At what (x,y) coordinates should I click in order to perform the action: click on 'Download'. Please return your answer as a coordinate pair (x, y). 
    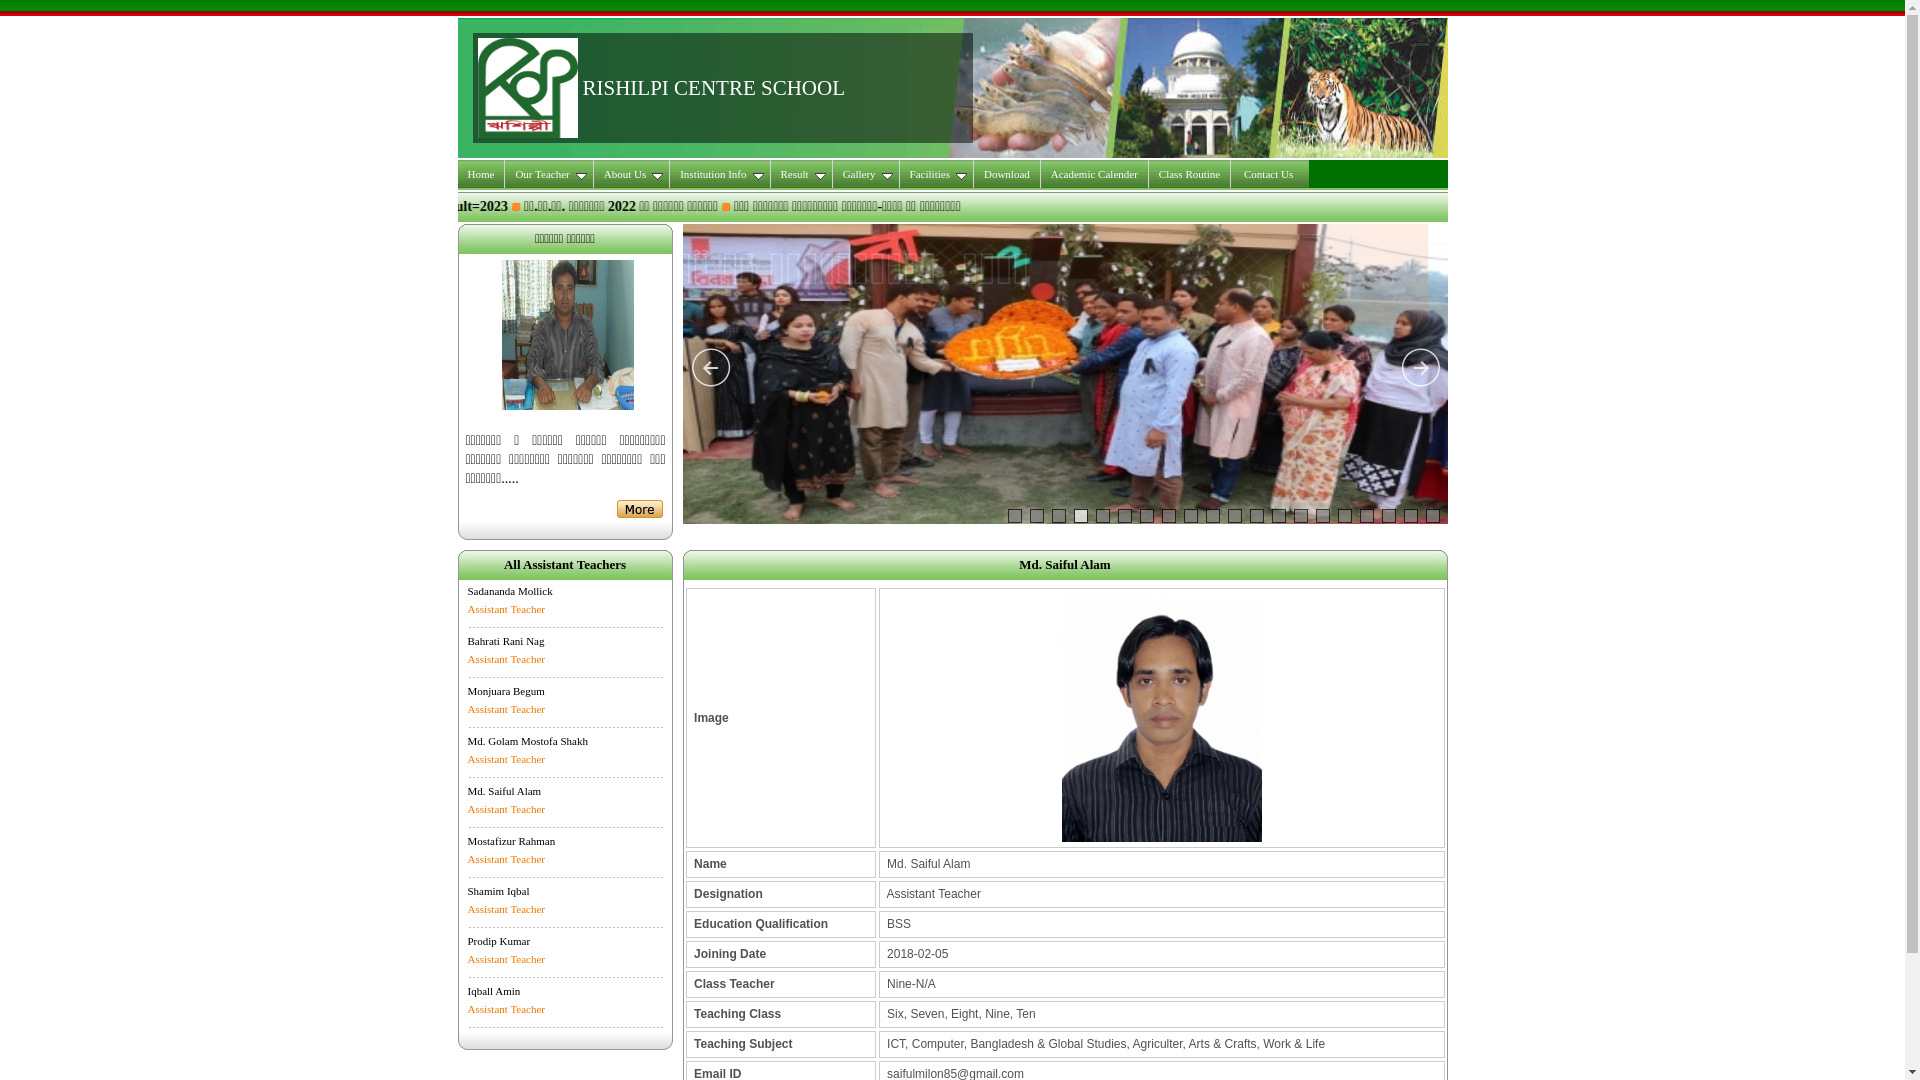
    Looking at the image, I should click on (1007, 172).